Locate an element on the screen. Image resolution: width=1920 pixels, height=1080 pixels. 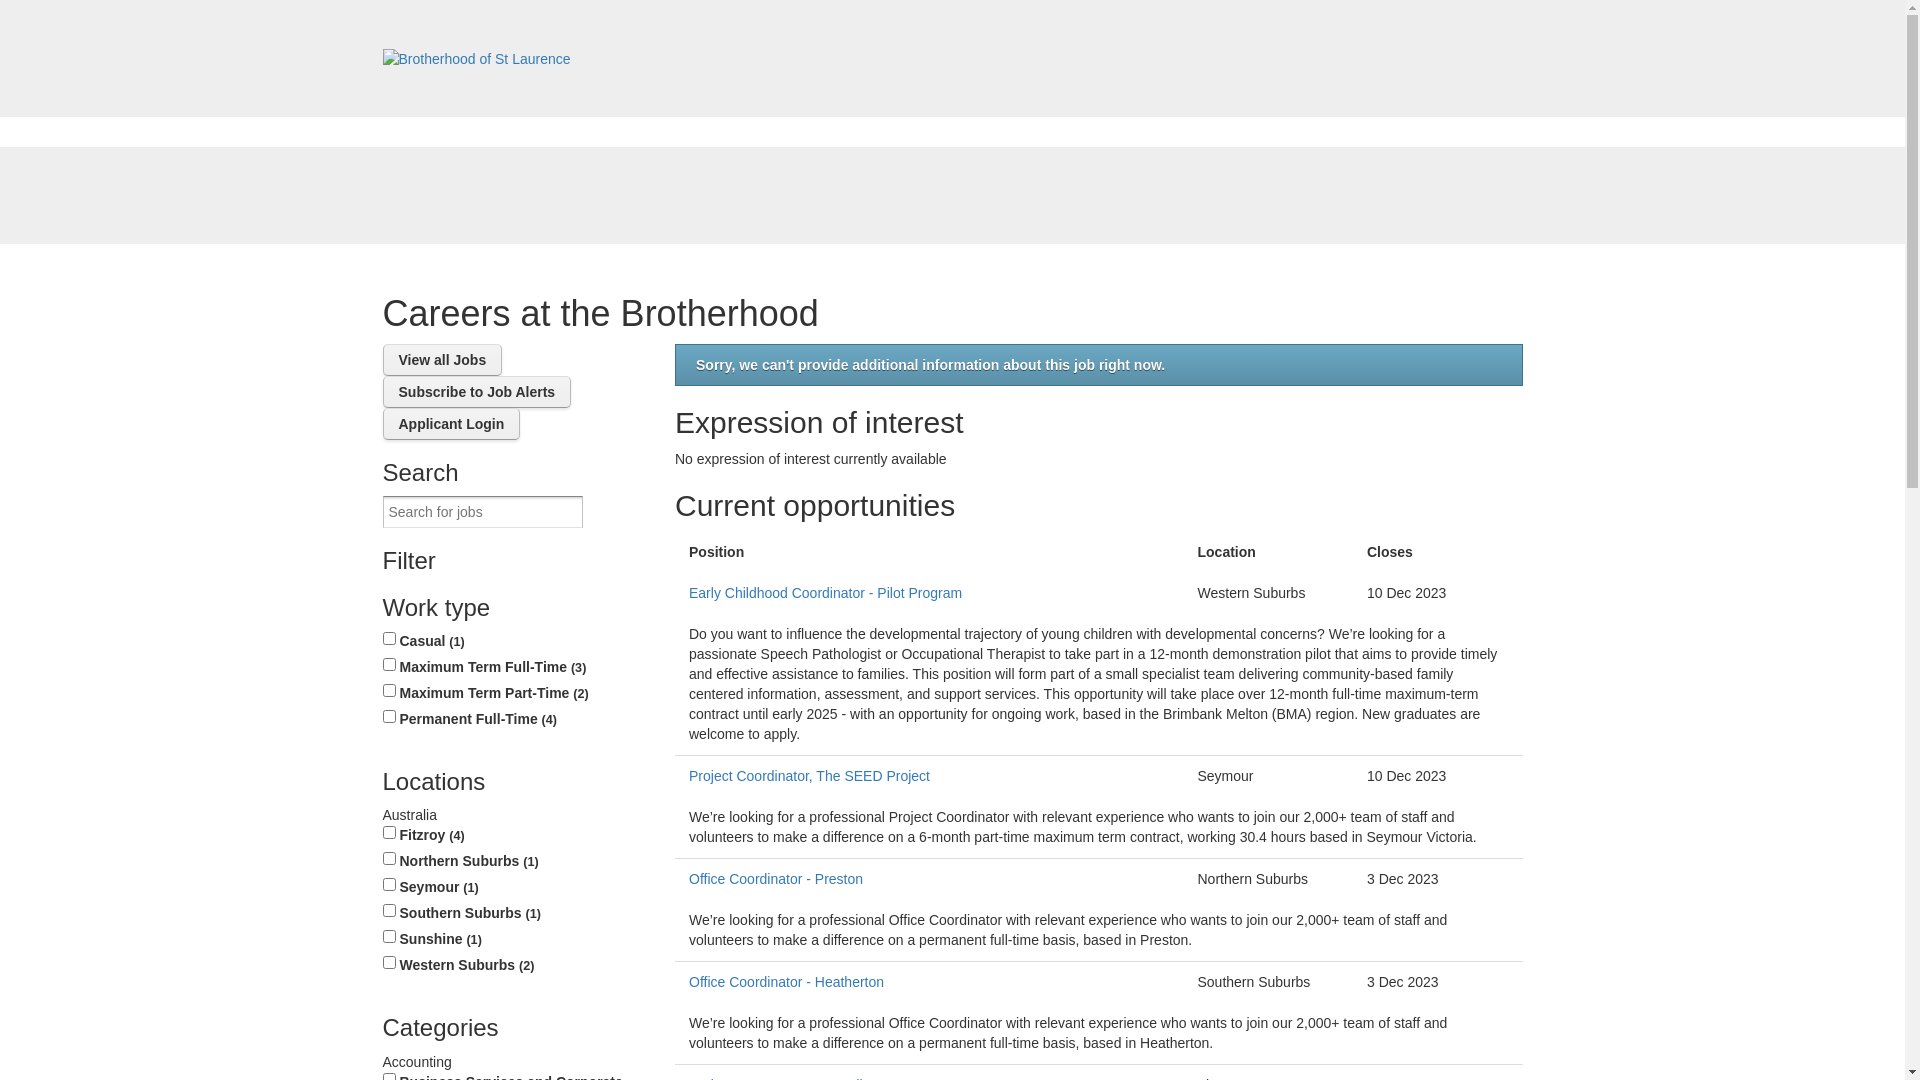
'Subscribe to Job Alerts' is located at coordinates (382, 392).